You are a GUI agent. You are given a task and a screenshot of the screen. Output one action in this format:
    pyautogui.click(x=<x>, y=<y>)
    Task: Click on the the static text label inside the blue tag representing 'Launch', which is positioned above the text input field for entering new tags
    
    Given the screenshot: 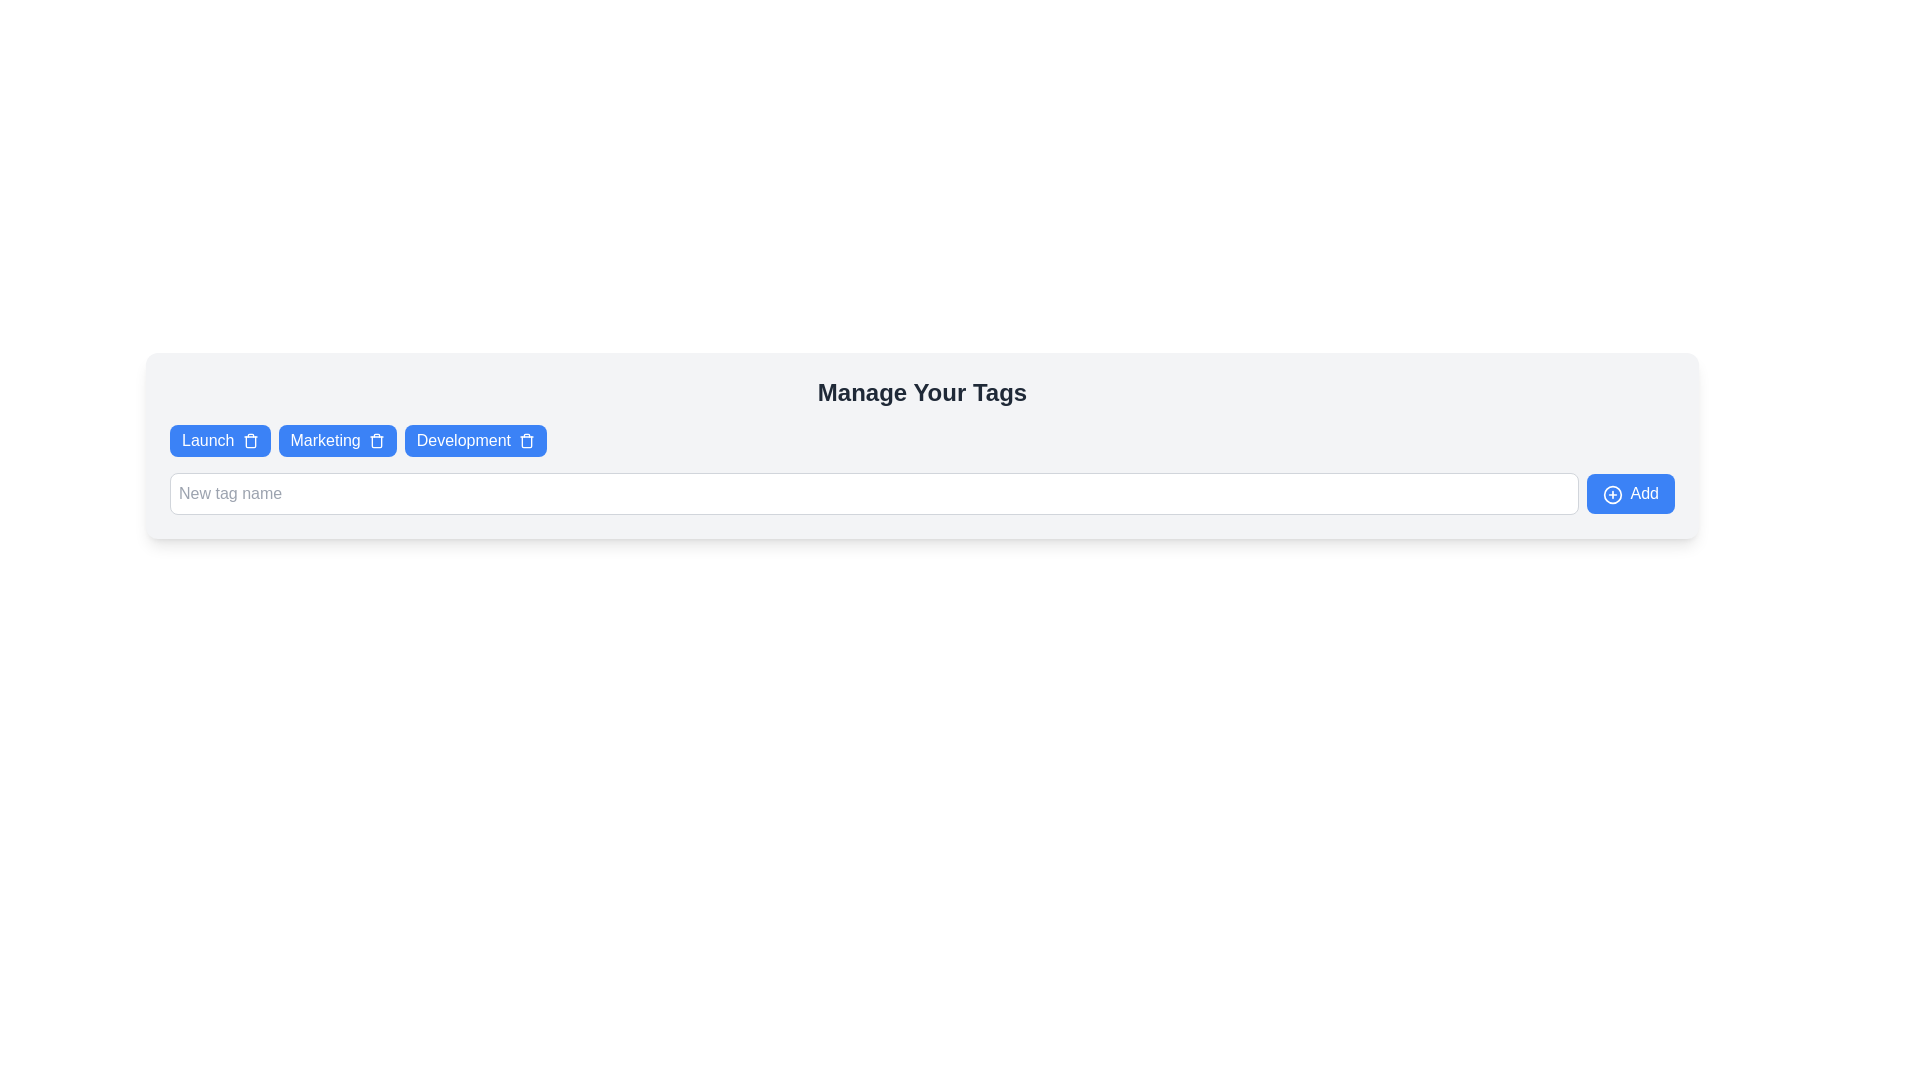 What is the action you would take?
    pyautogui.click(x=208, y=439)
    